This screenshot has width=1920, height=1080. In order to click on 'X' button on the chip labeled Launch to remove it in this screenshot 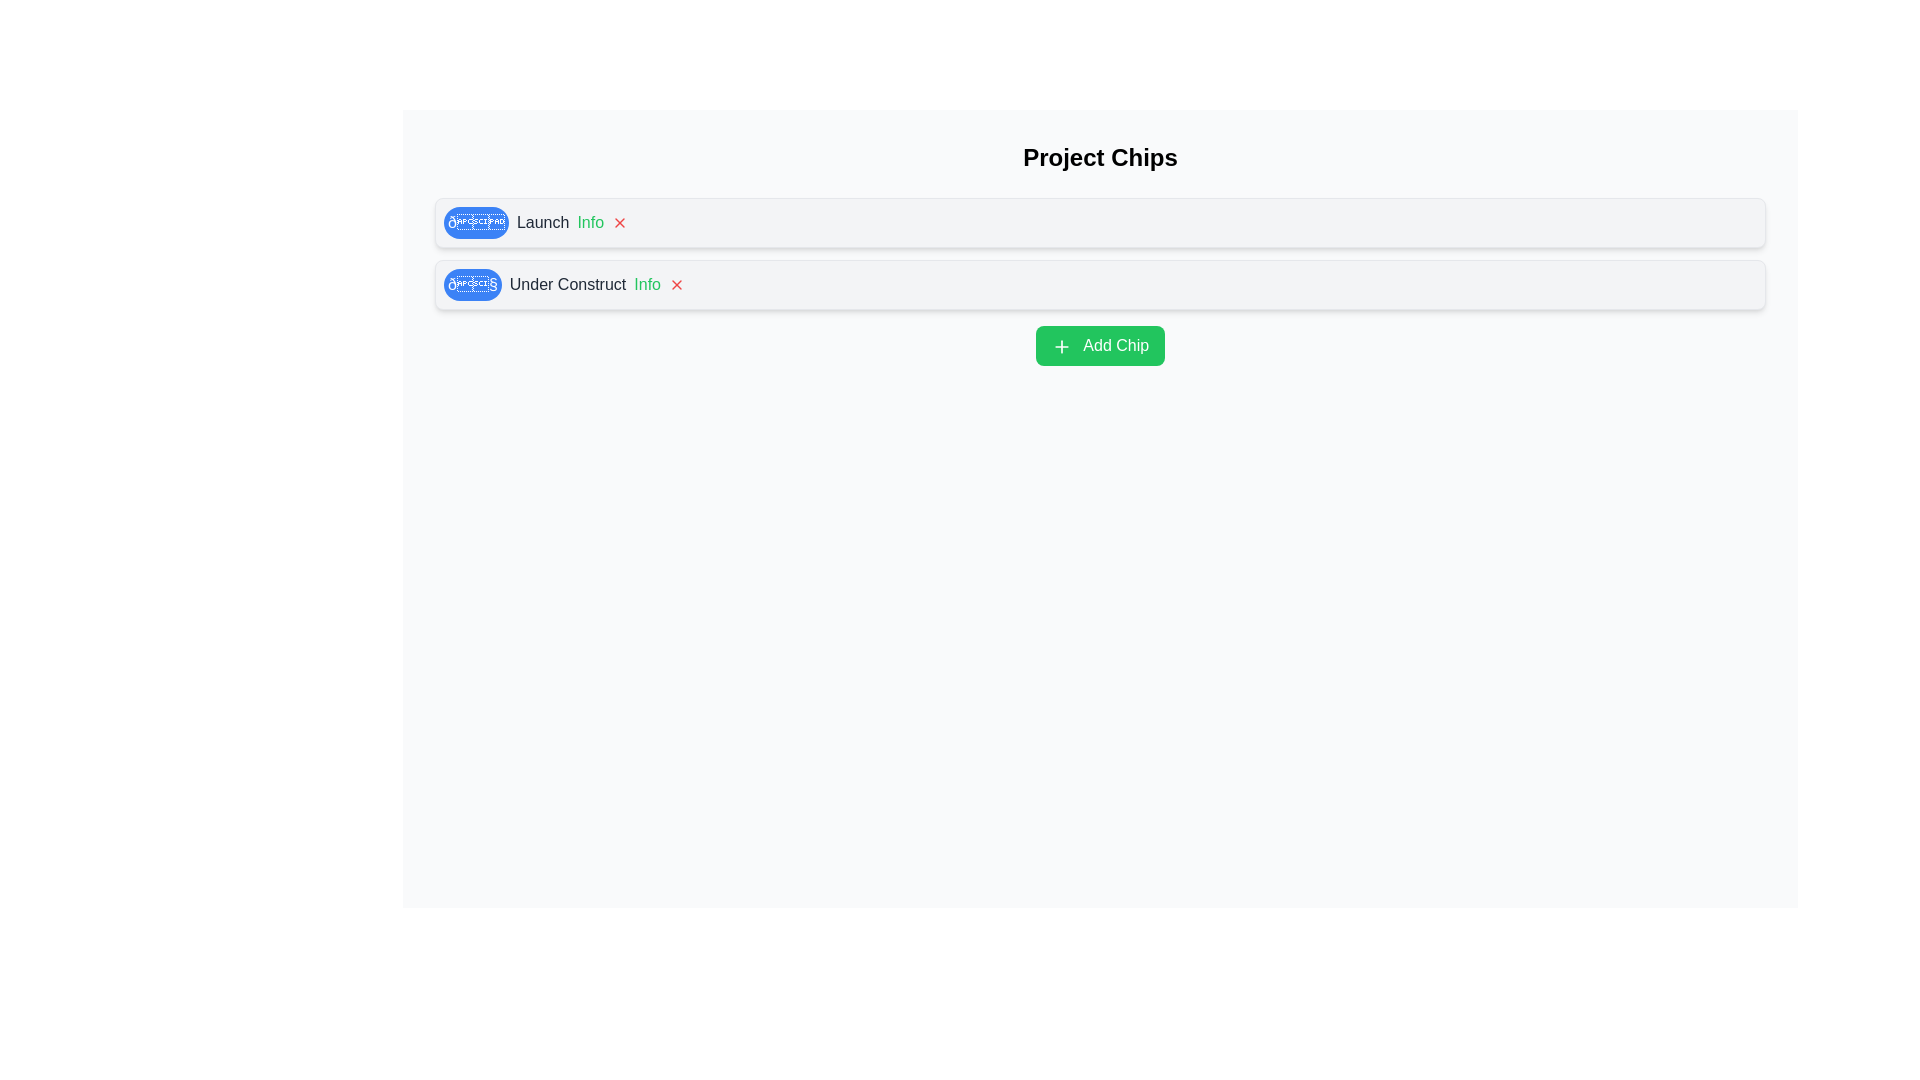, I will do `click(619, 223)`.